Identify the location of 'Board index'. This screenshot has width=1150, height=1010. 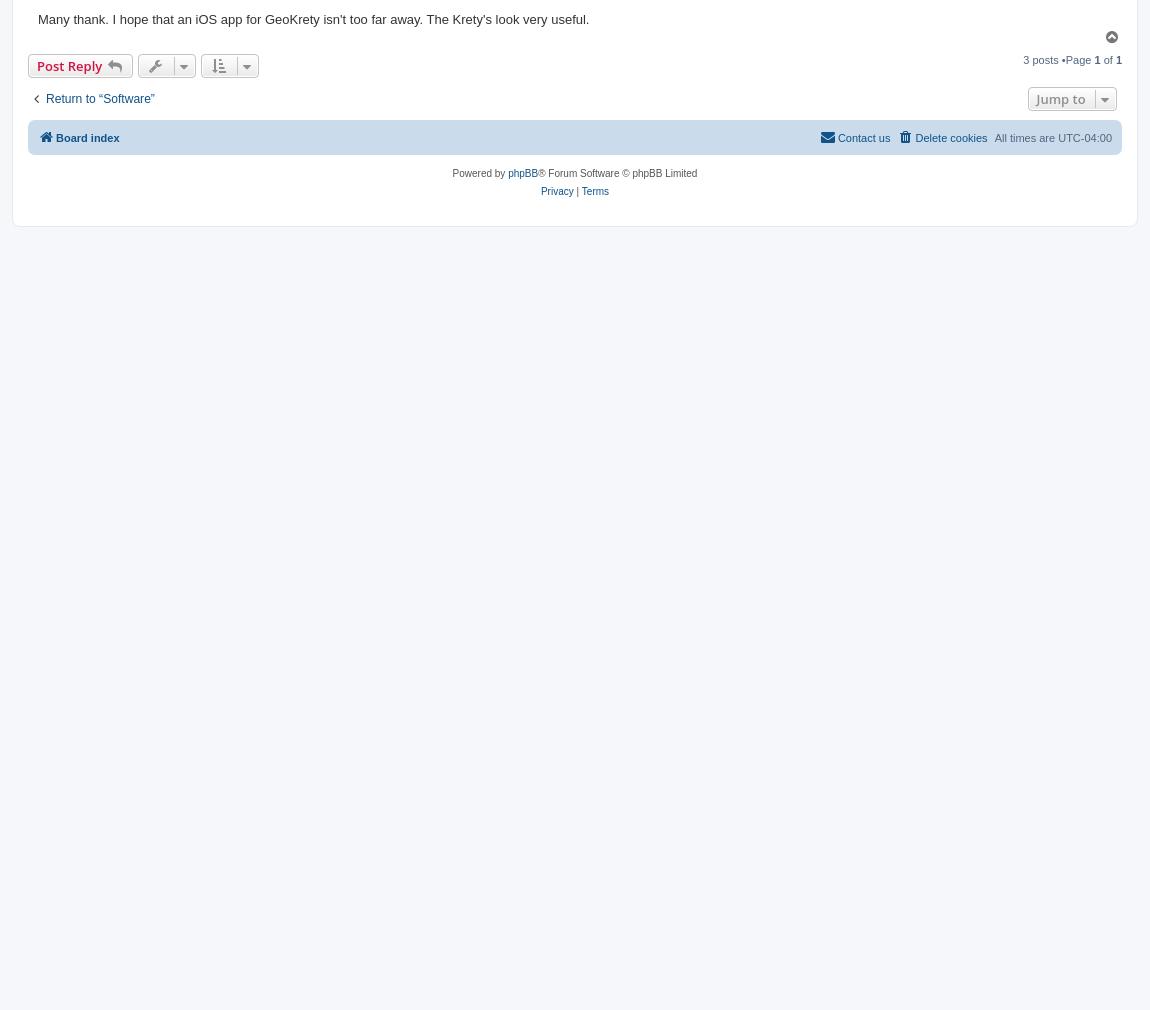
(86, 136).